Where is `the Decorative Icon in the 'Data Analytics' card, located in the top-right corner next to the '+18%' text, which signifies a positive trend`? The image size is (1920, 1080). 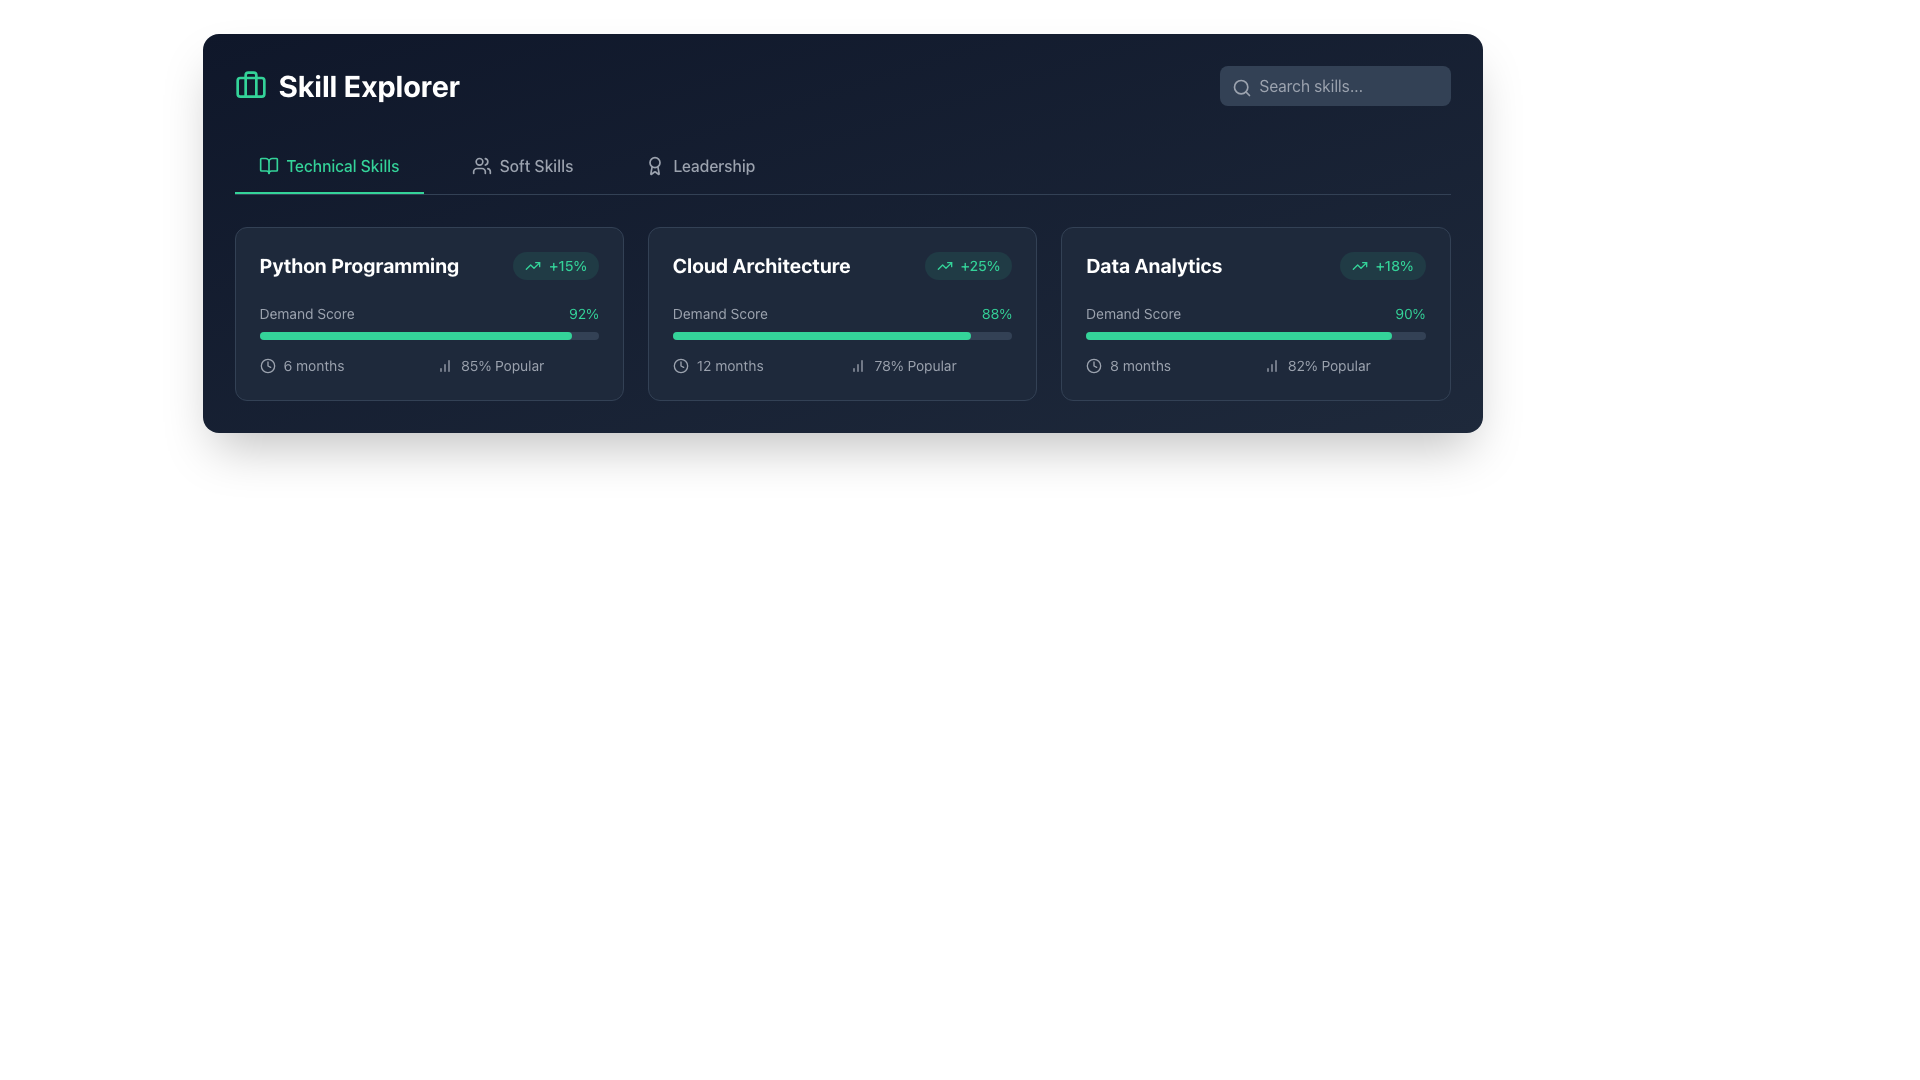 the Decorative Icon in the 'Data Analytics' card, located in the top-right corner next to the '+18%' text, which signifies a positive trend is located at coordinates (1359, 265).